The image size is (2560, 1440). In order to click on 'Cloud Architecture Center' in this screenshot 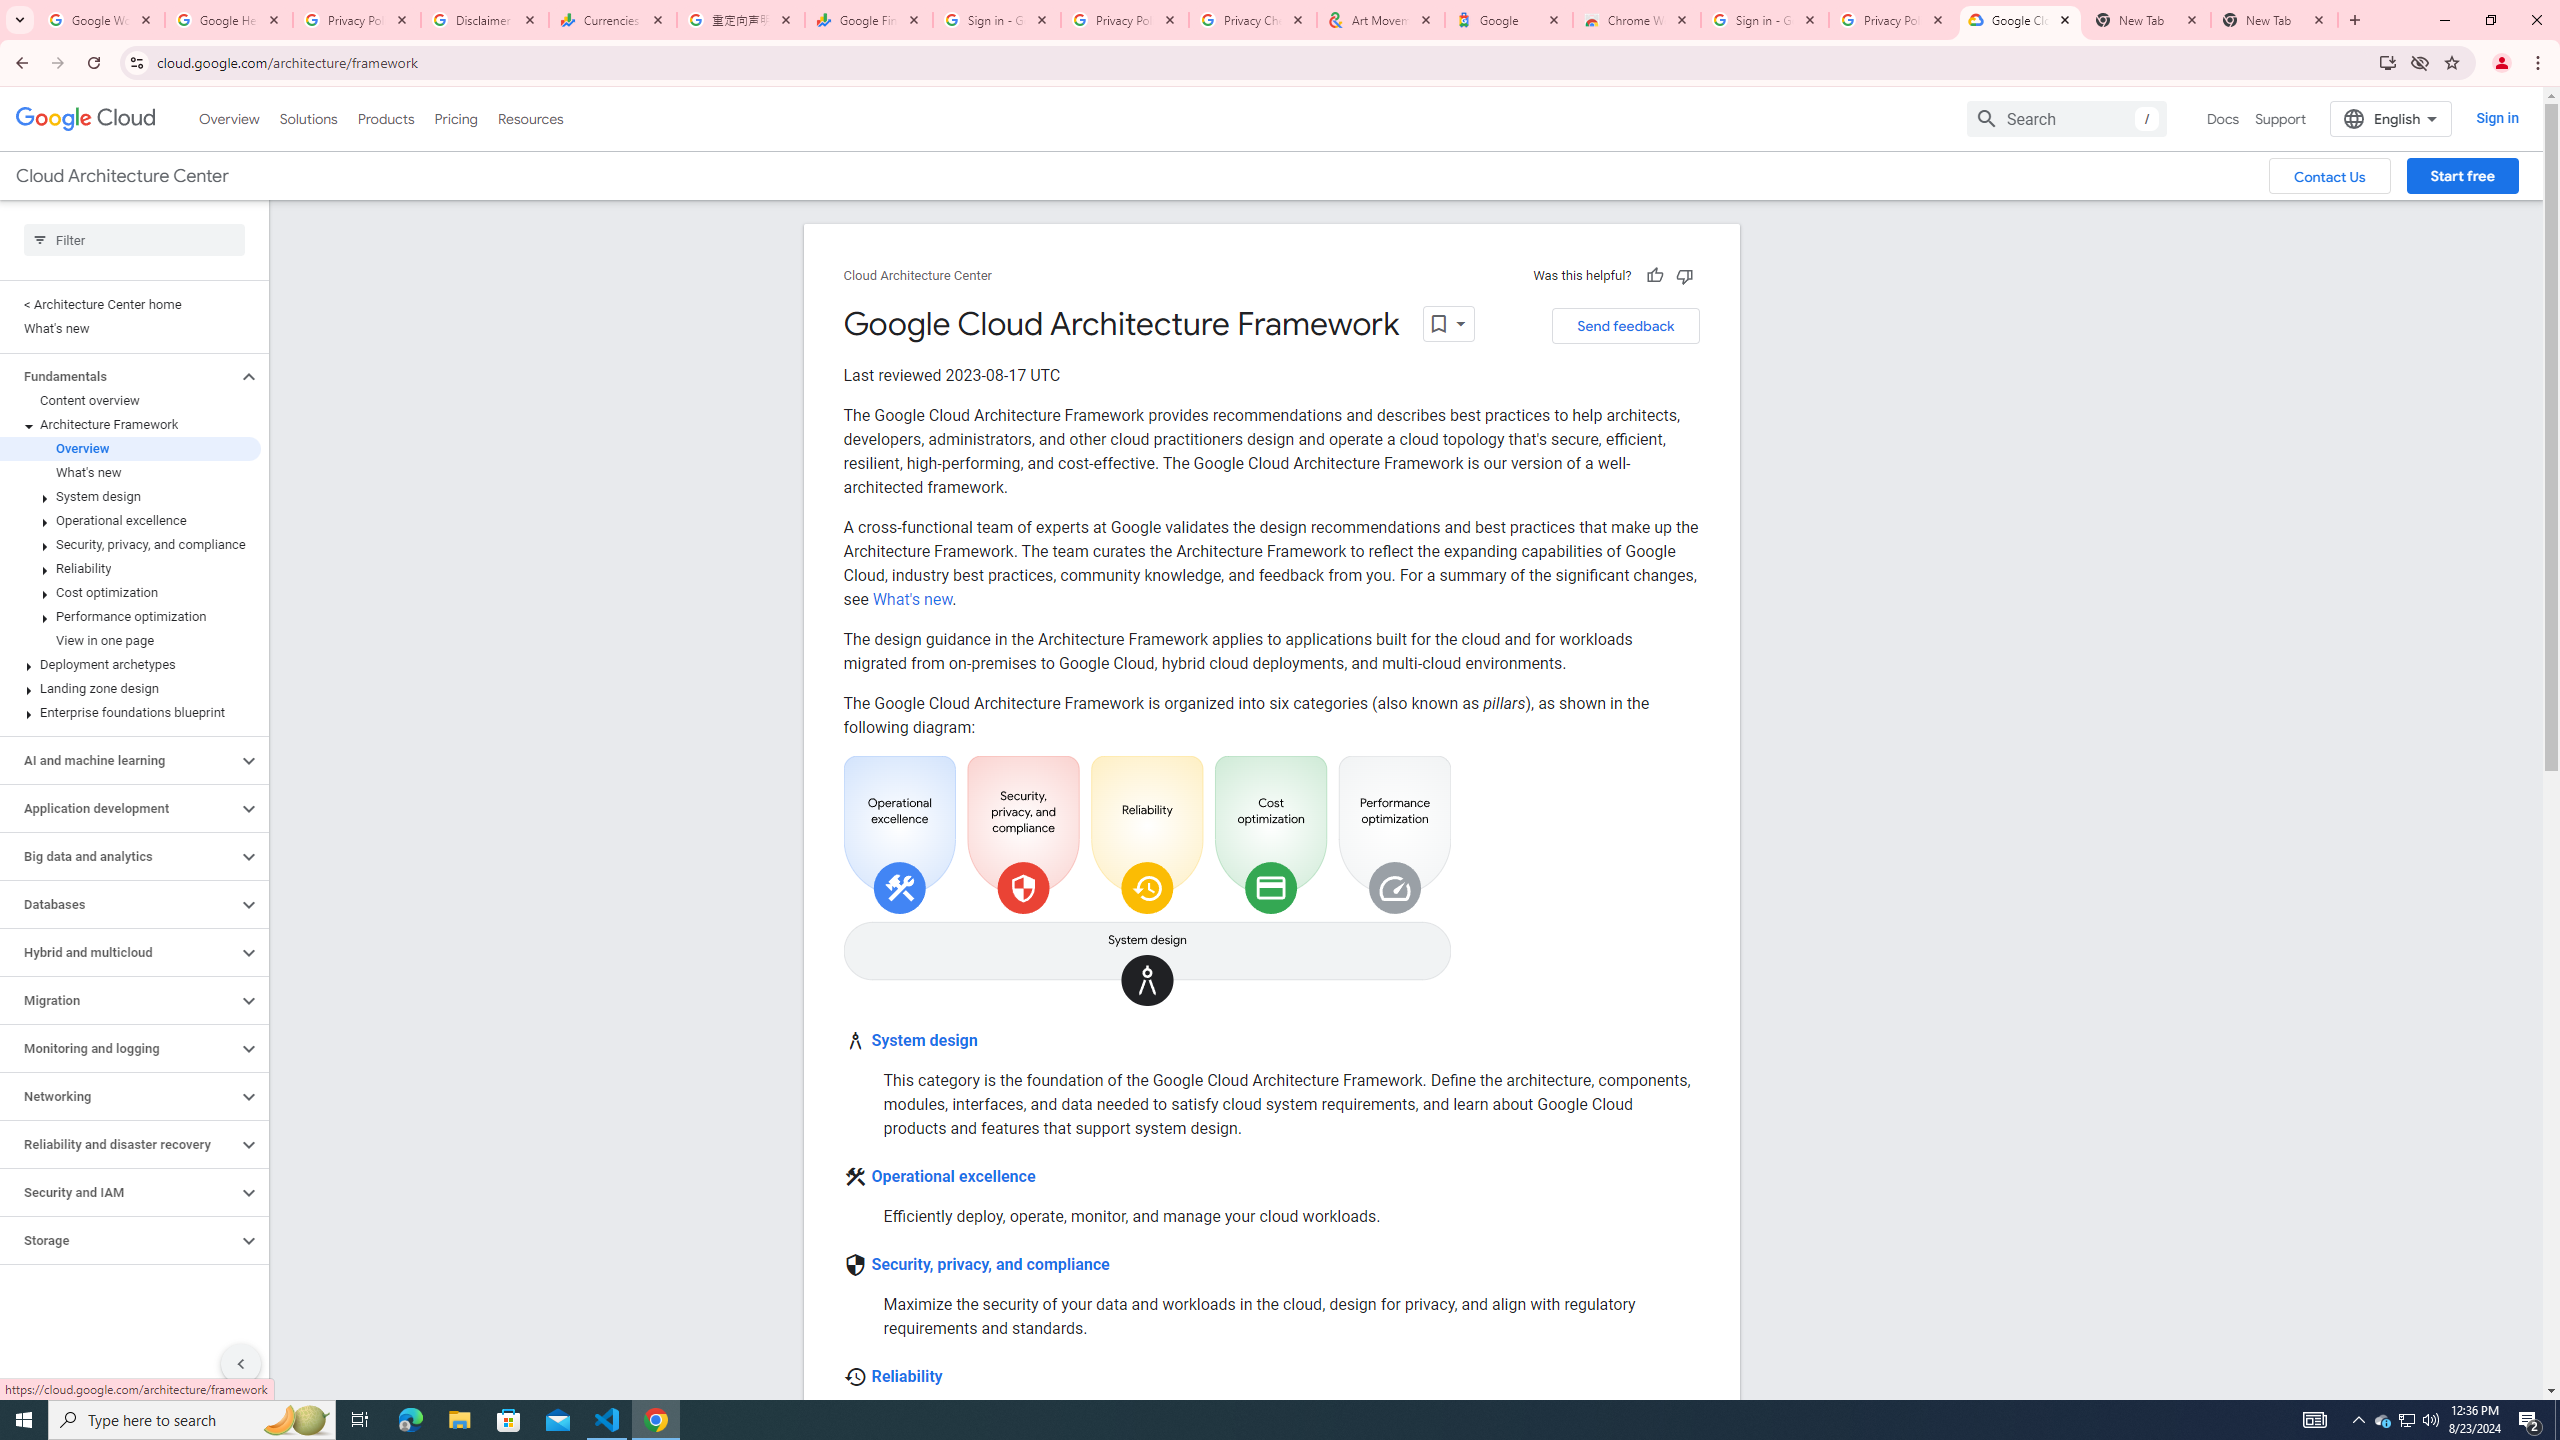, I will do `click(917, 275)`.